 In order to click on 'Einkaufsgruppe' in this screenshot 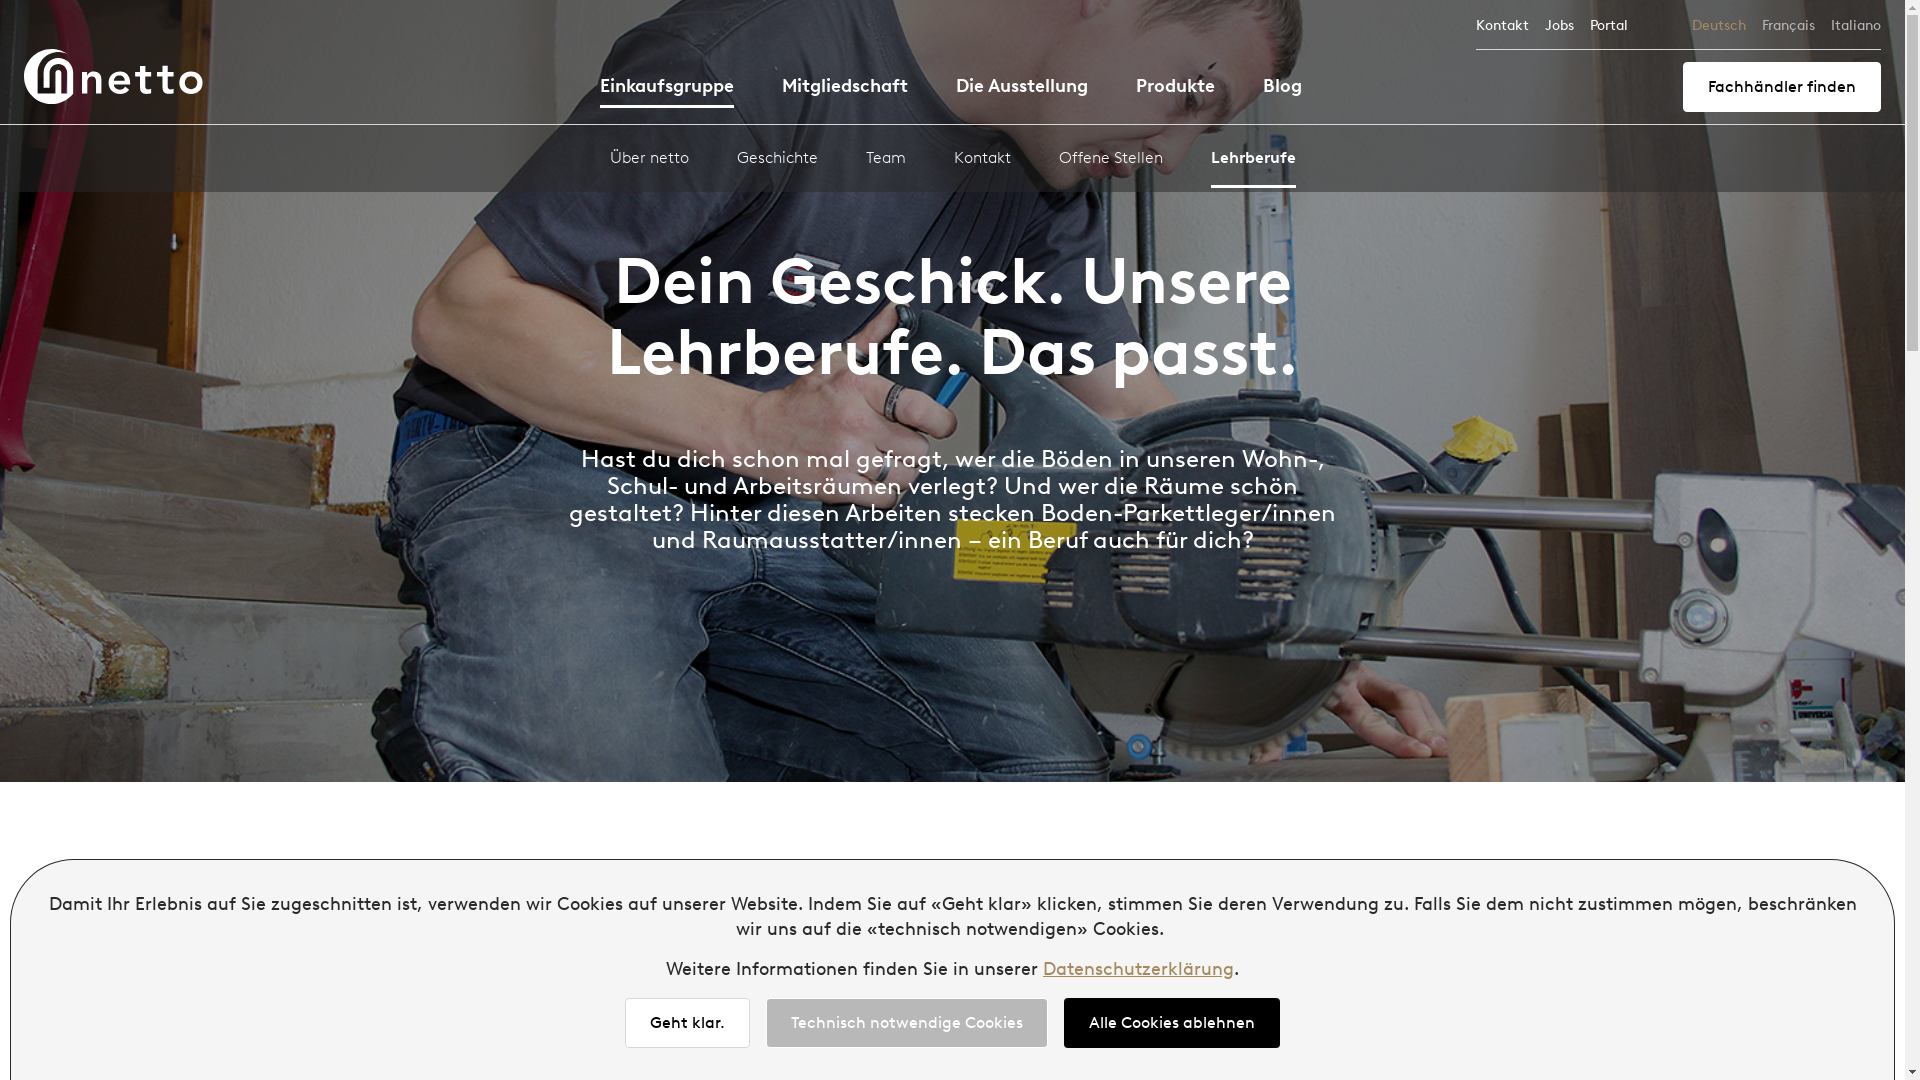, I will do `click(667, 91)`.